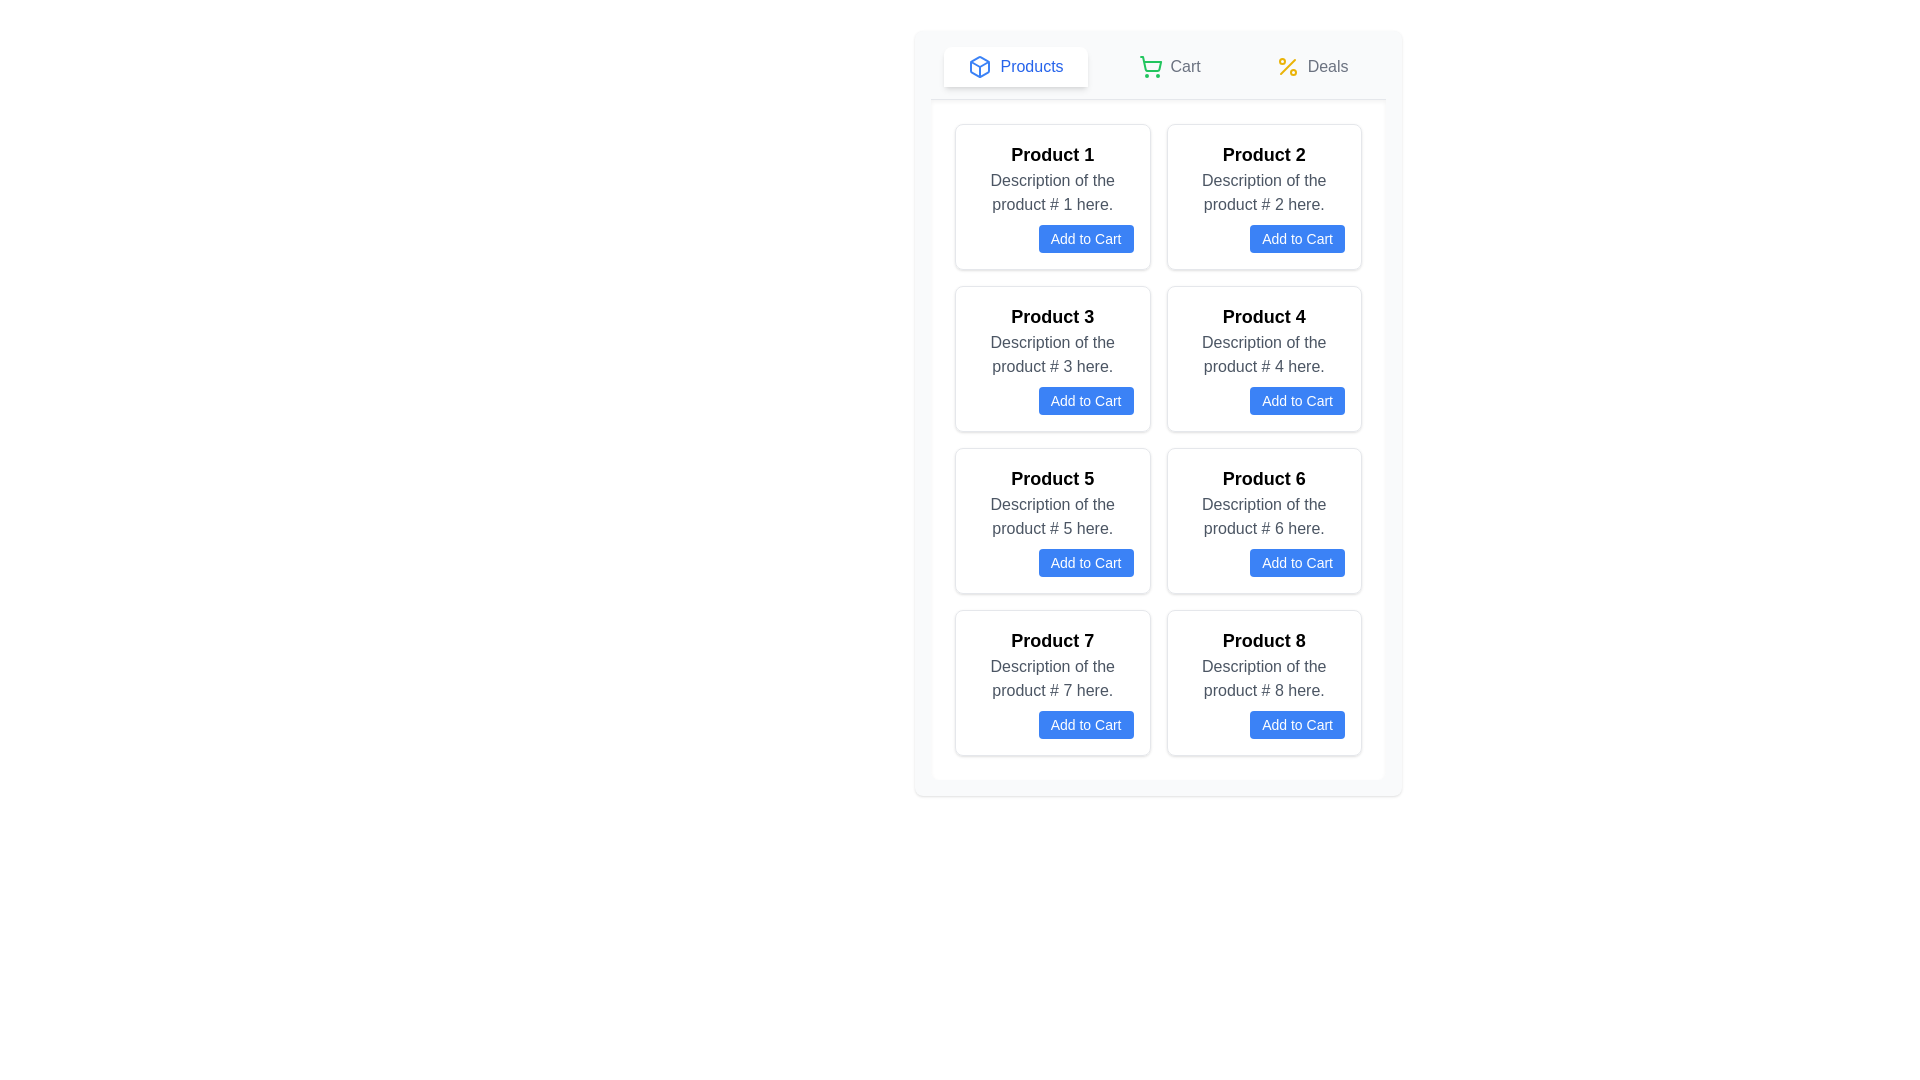 This screenshot has height=1080, width=1920. What do you see at coordinates (1312, 65) in the screenshot?
I see `the 'Deals' navigation button, which is the third item in the horizontal navigation bar` at bounding box center [1312, 65].